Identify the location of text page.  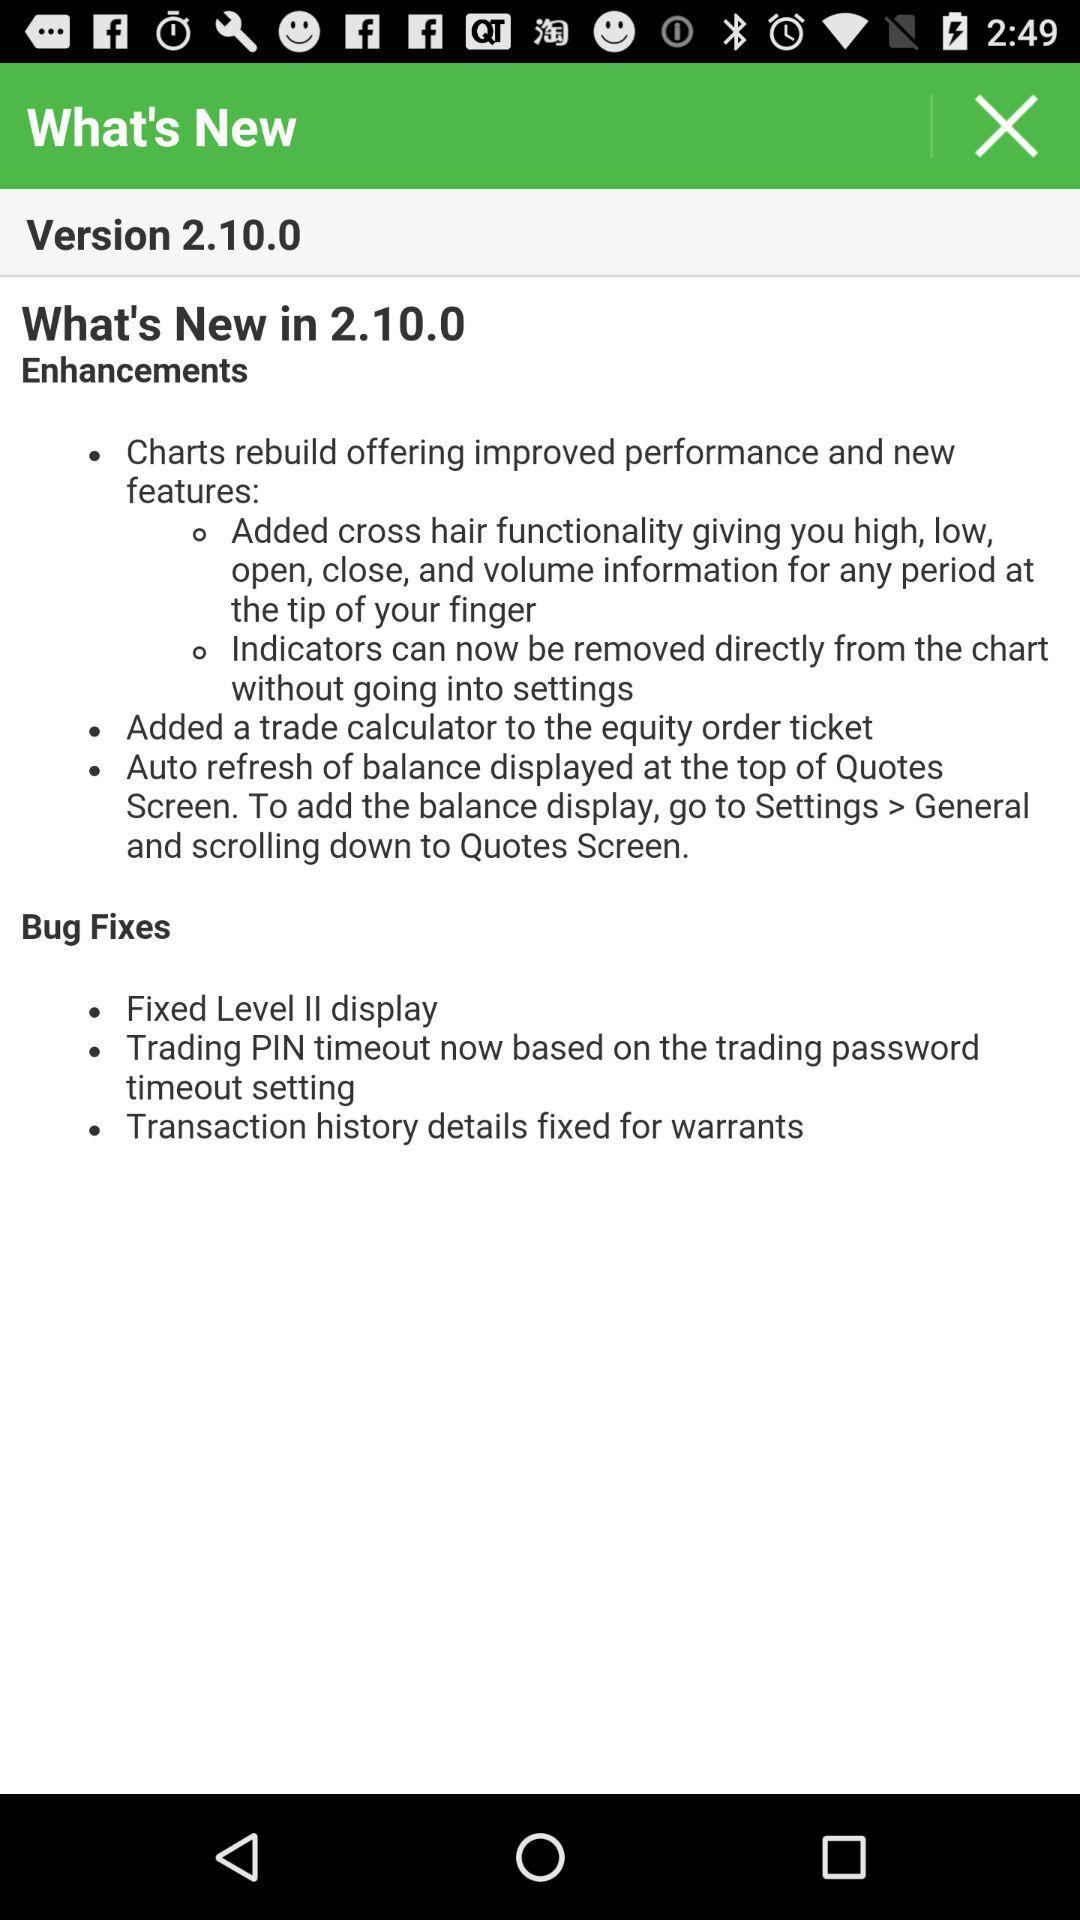
(540, 1035).